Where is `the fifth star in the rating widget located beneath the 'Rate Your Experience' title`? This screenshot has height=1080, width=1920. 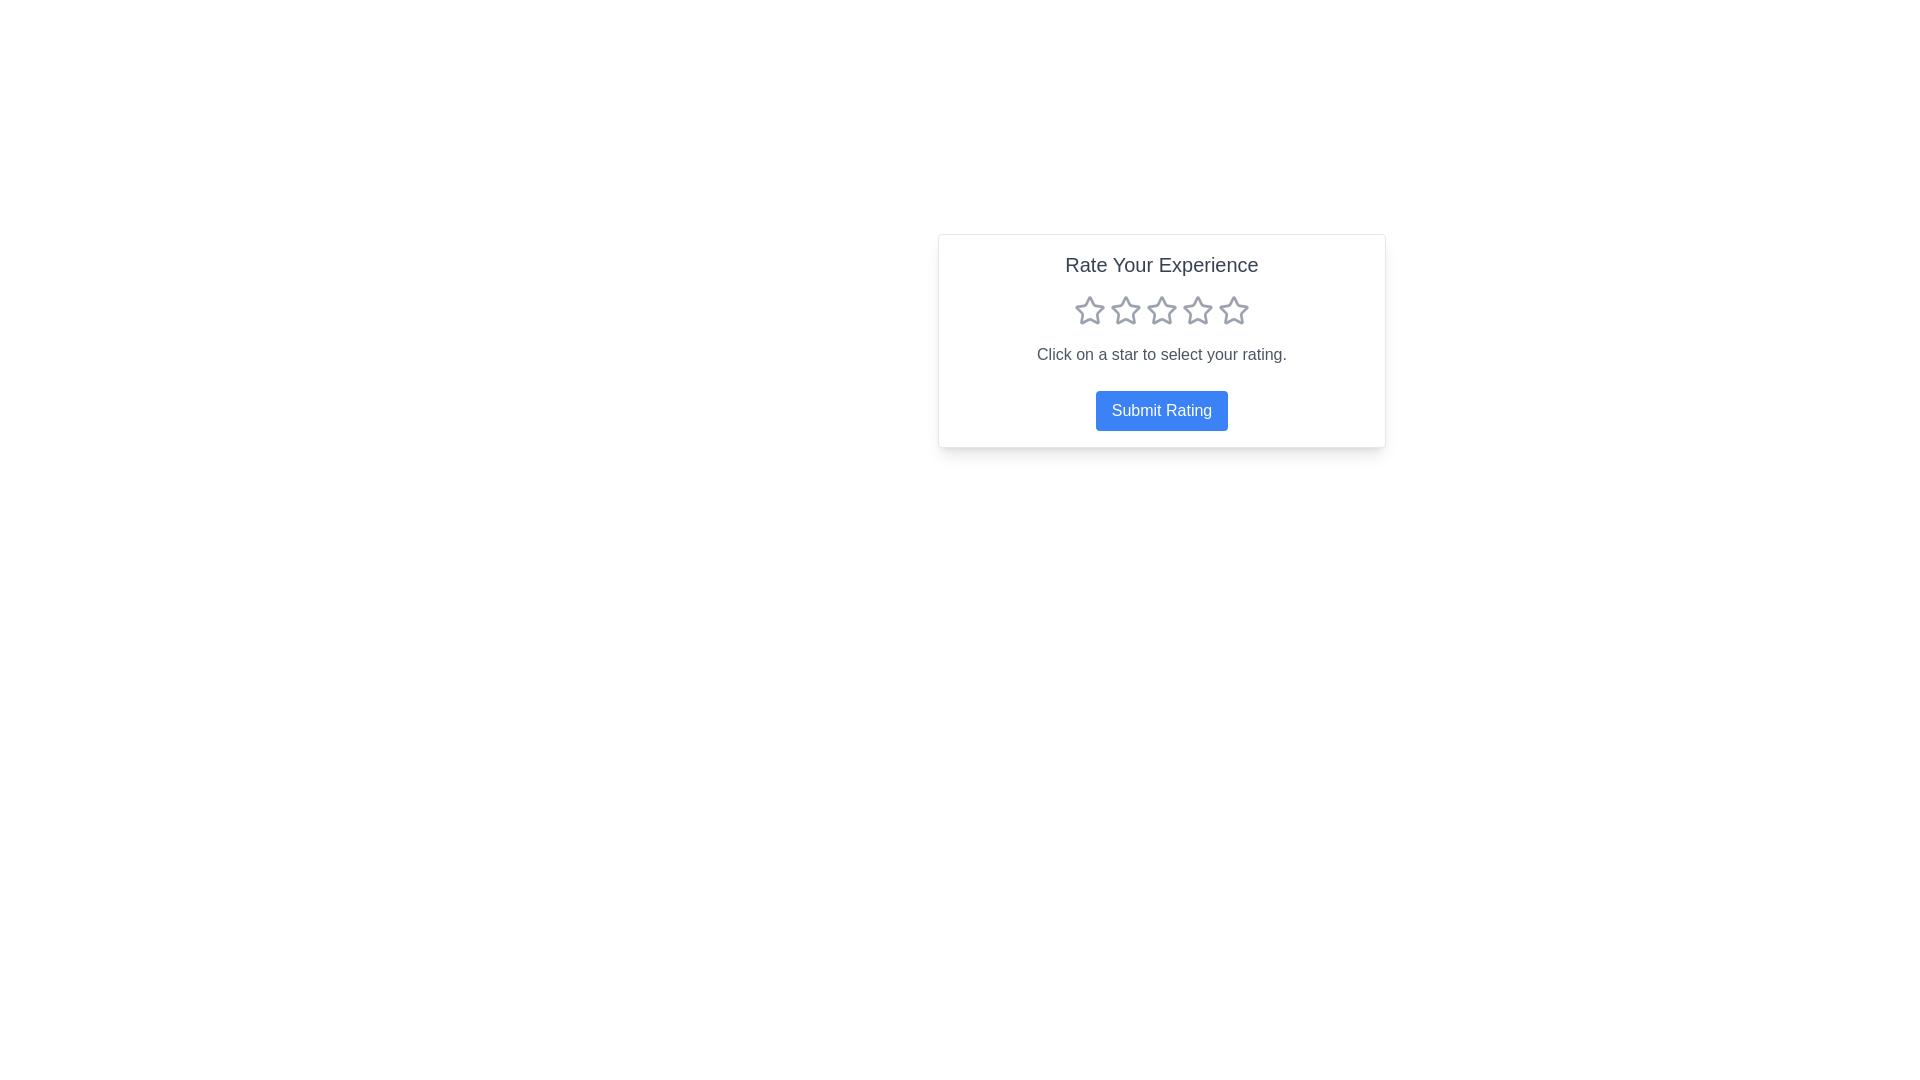 the fifth star in the rating widget located beneath the 'Rate Your Experience' title is located at coordinates (1232, 310).